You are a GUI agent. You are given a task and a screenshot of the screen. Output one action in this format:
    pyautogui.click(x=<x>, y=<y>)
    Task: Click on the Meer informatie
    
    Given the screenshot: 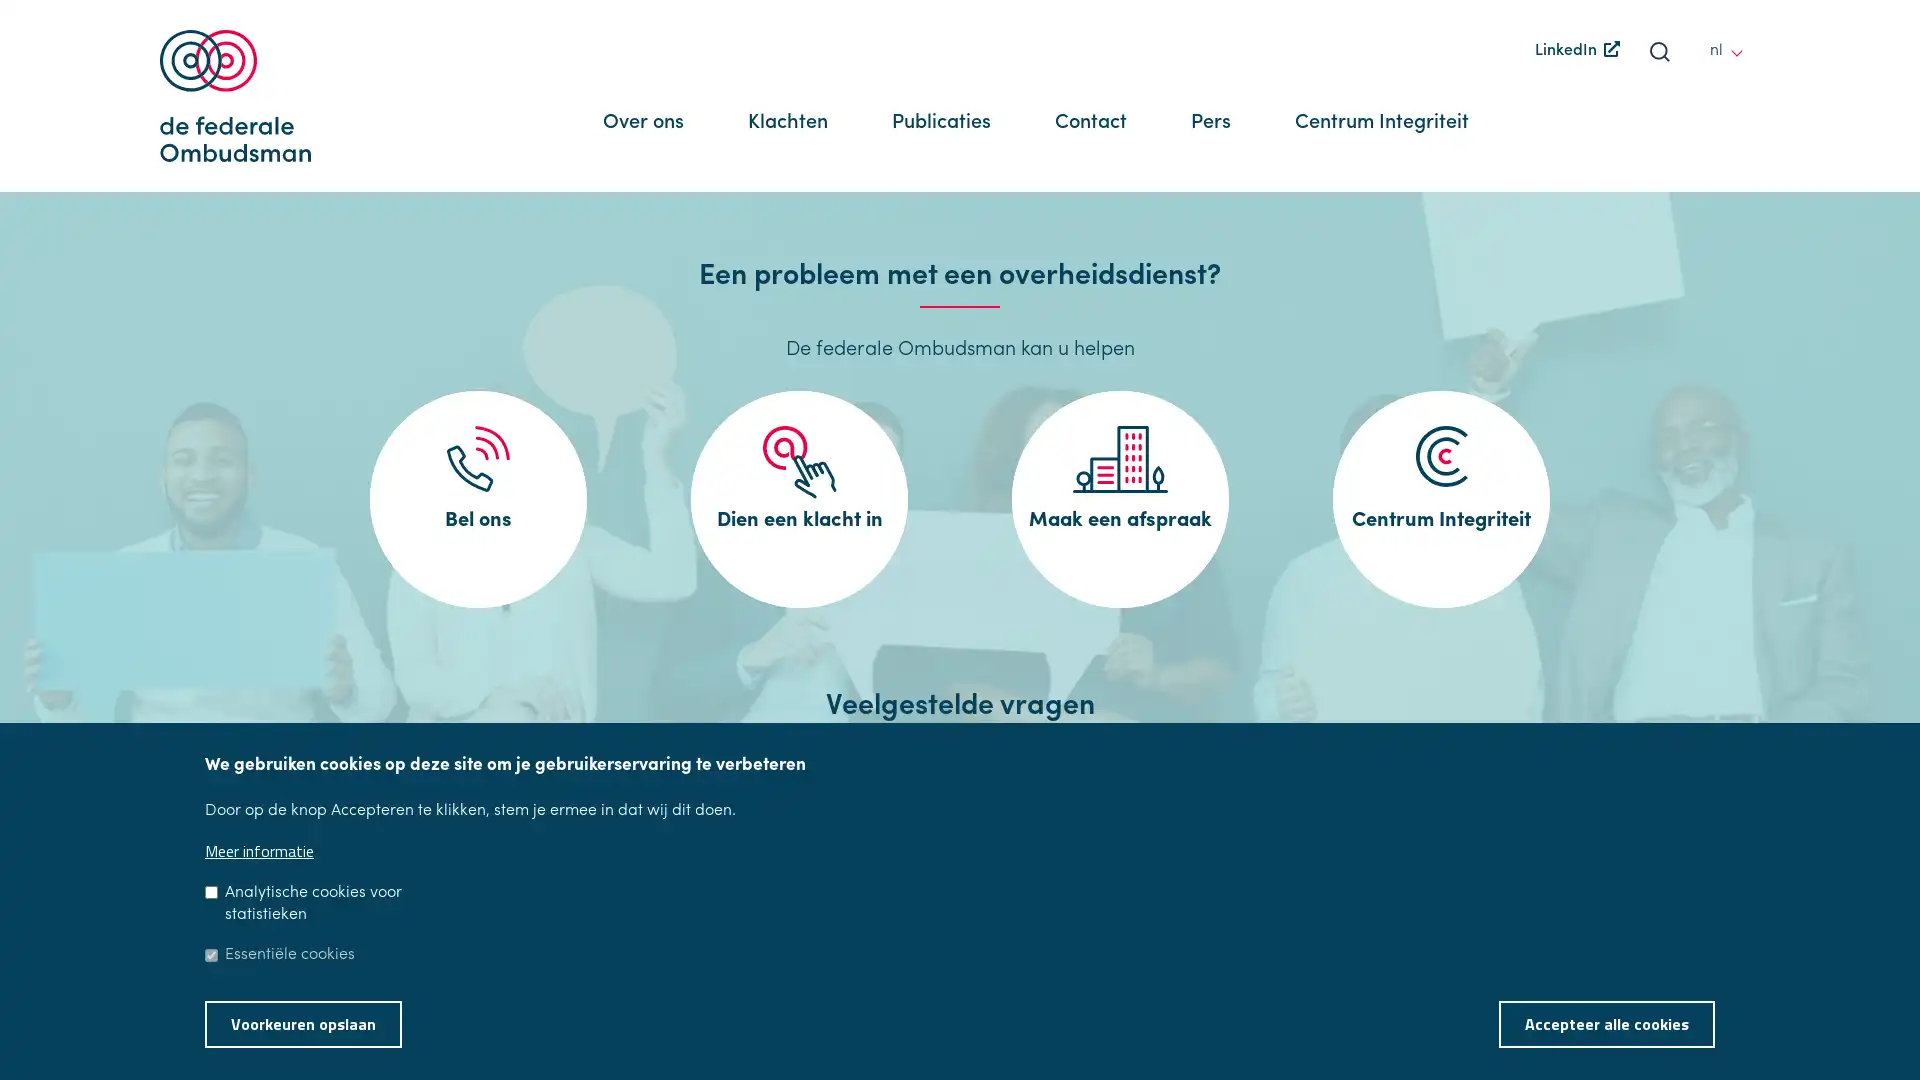 What is the action you would take?
    pyautogui.click(x=258, y=851)
    